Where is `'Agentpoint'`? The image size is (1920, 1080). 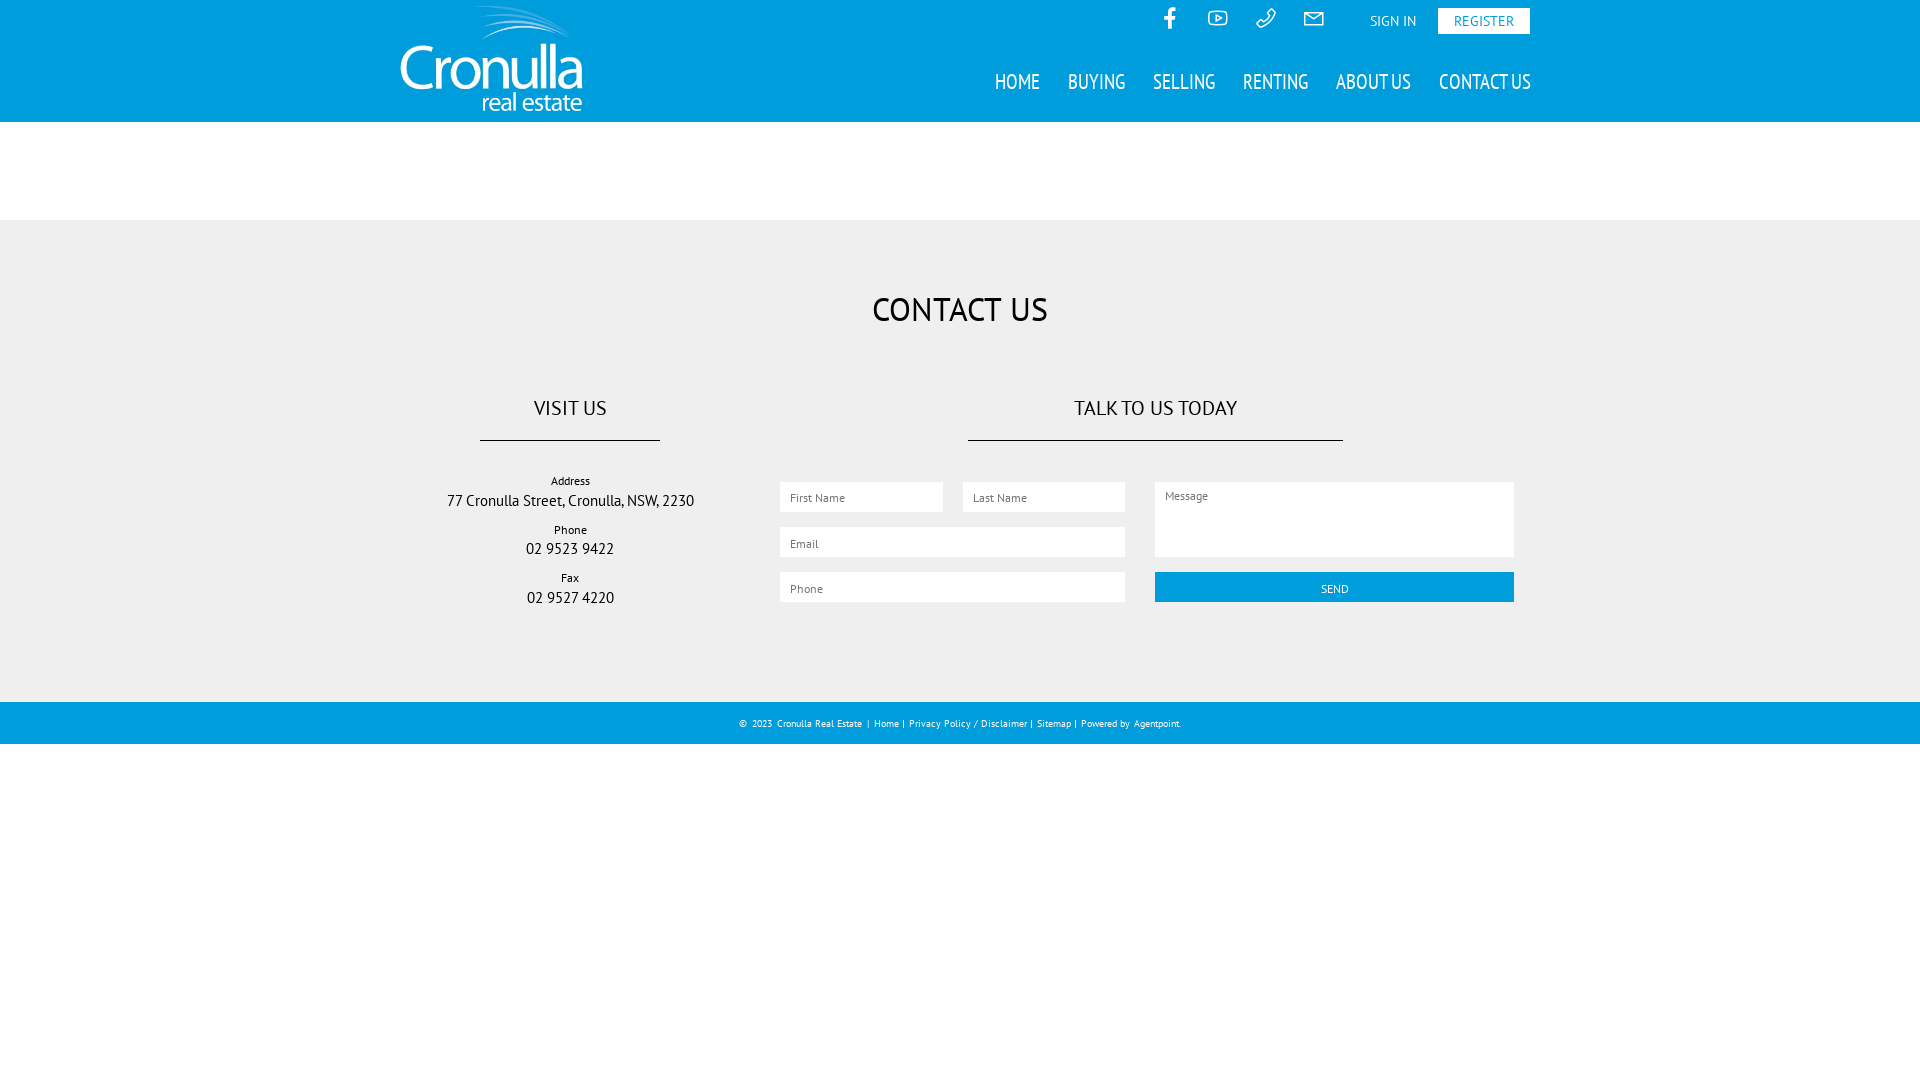 'Agentpoint' is located at coordinates (1156, 724).